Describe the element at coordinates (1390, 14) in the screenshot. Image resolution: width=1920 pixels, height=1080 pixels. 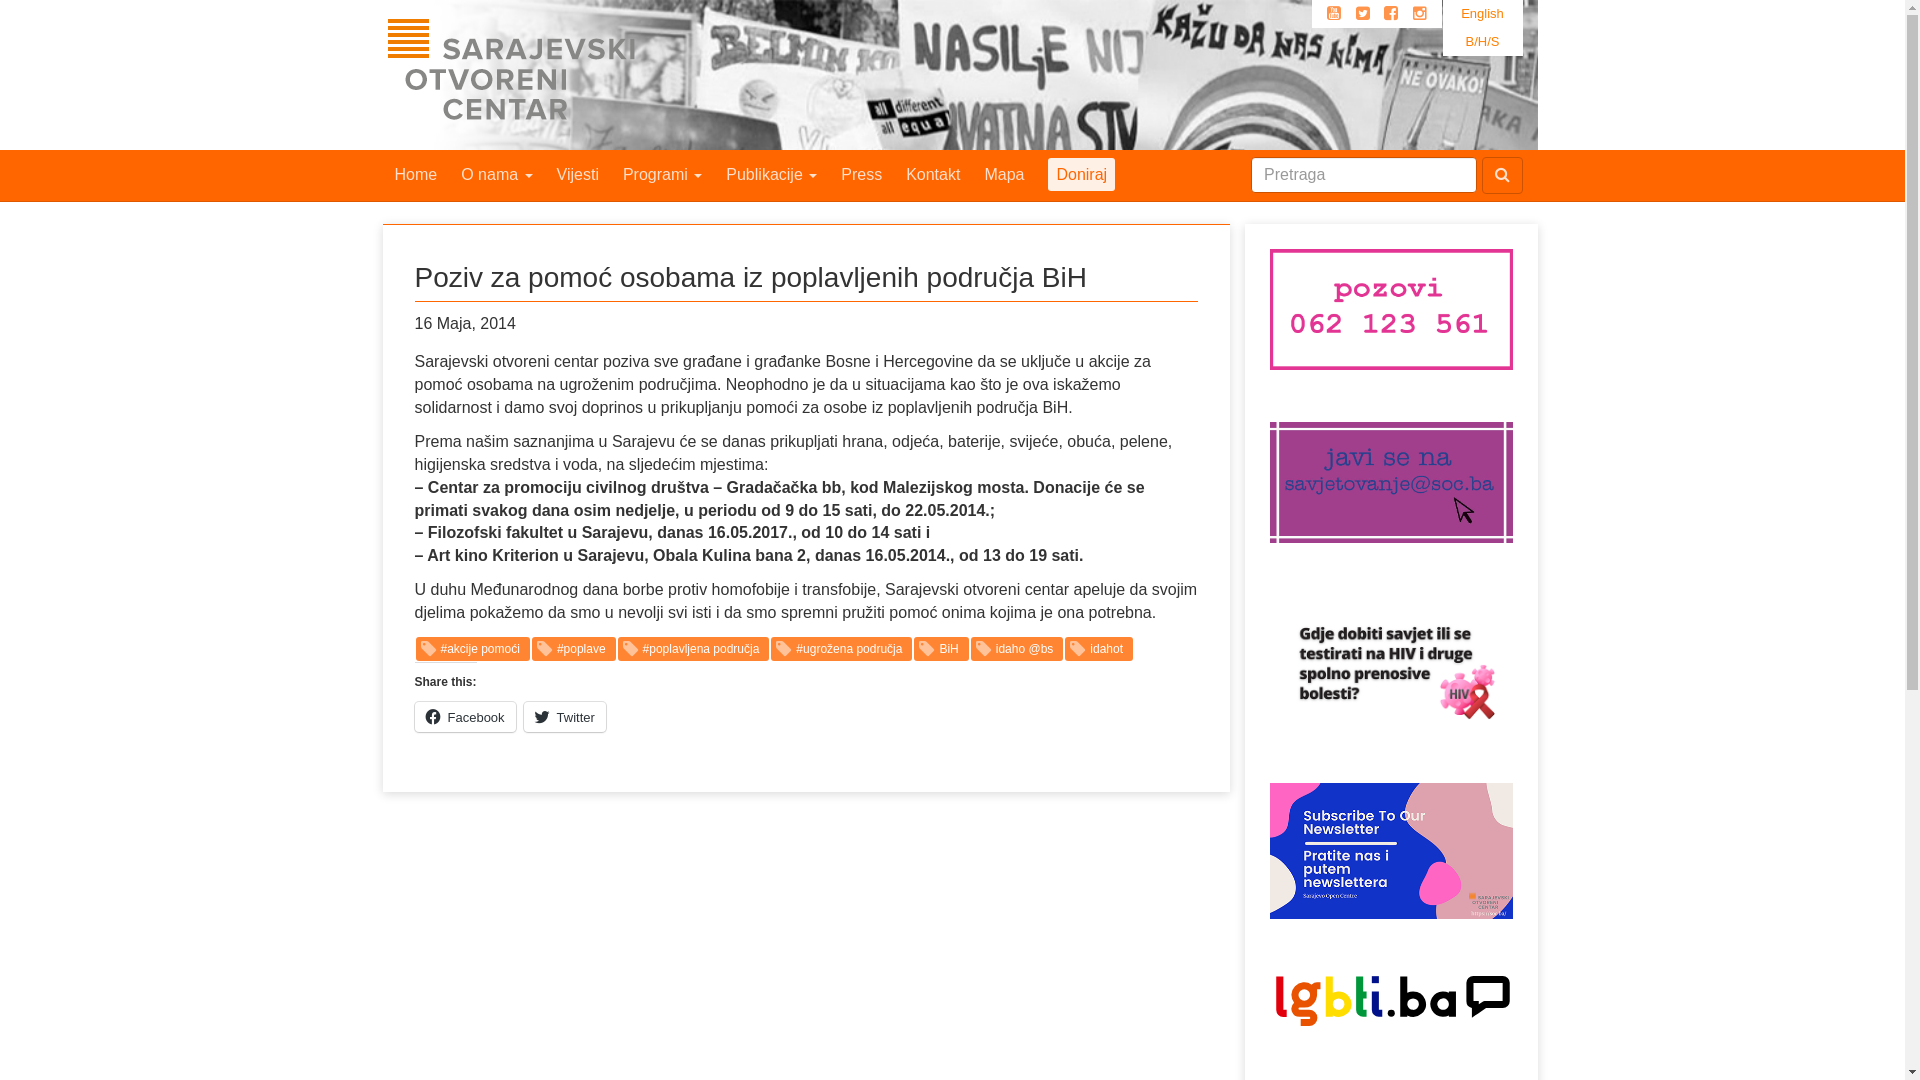
I see `'Facebook'` at that location.